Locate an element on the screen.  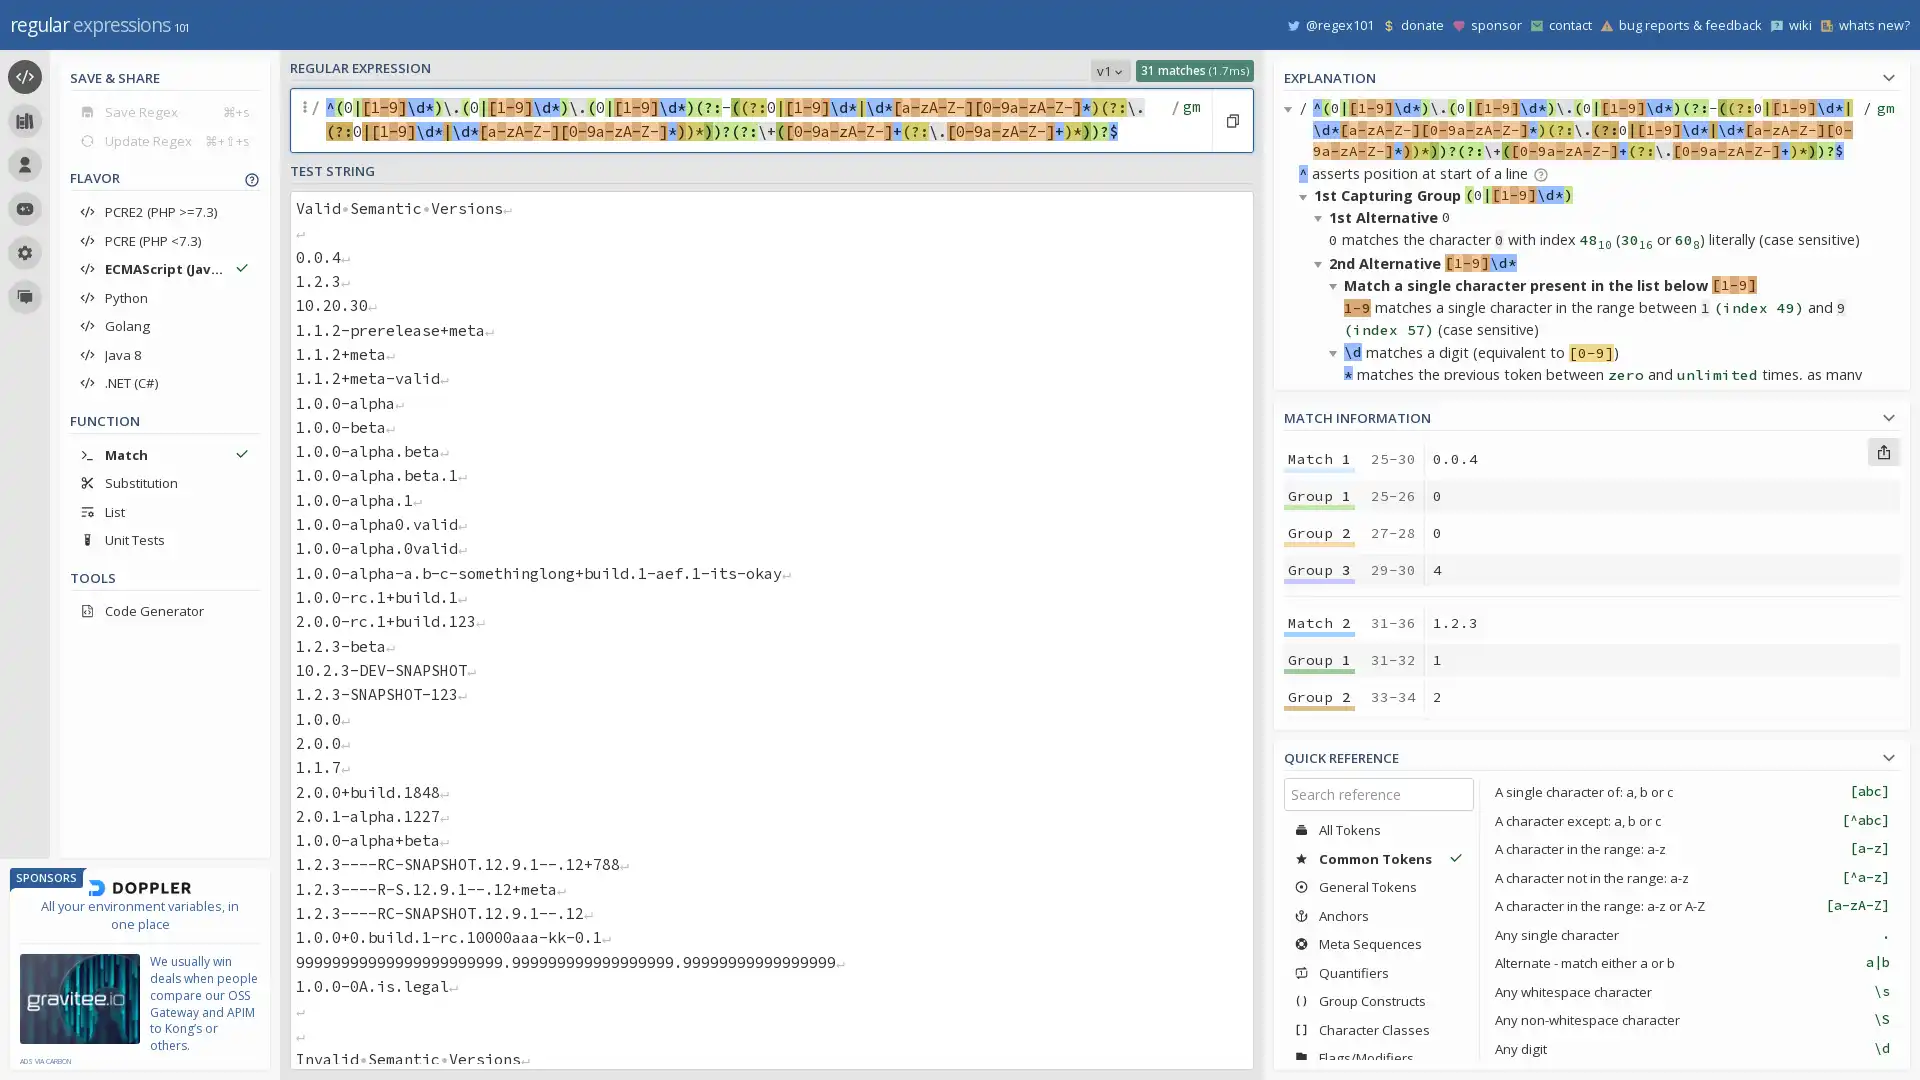
Any single character . is located at coordinates (1691, 934).